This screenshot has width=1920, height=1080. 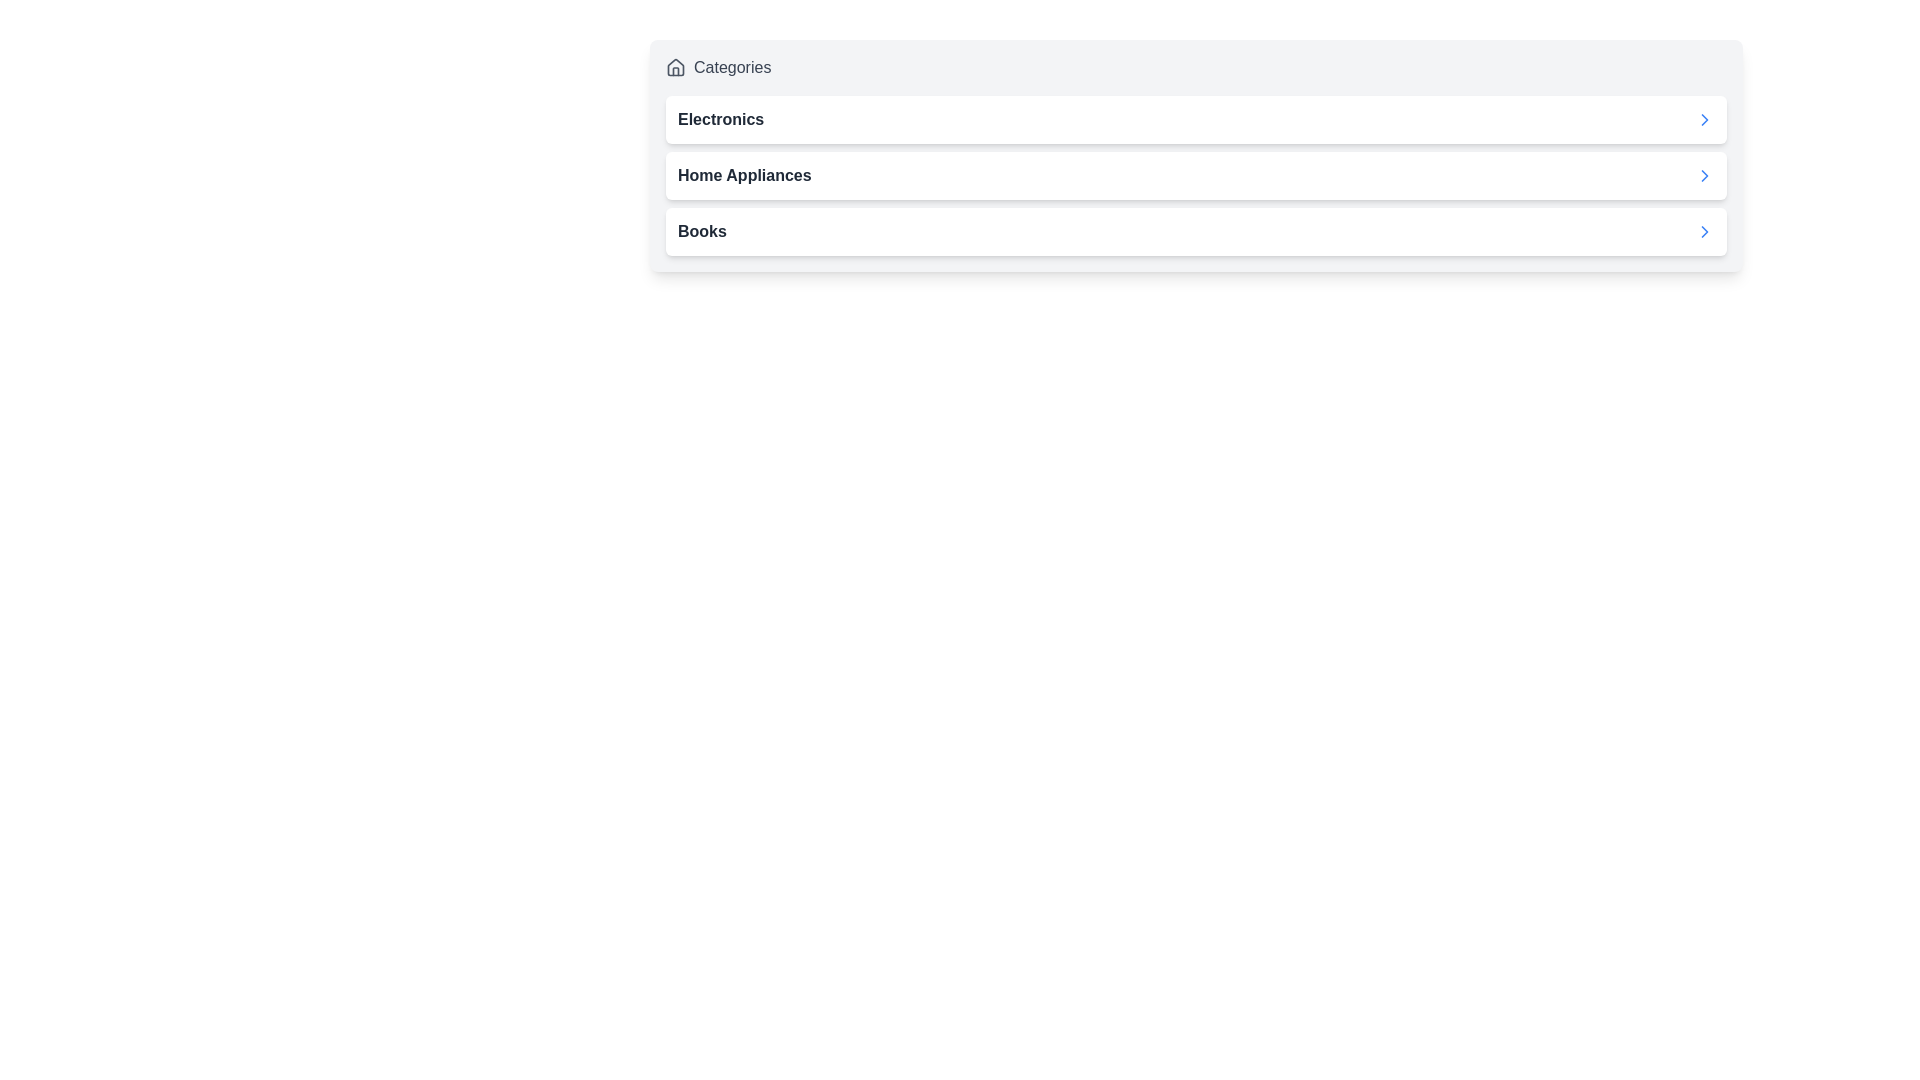 I want to click on the category name label located at the top left of the white card section, which is to the left of a small blue arrow icon, so click(x=720, y=119).